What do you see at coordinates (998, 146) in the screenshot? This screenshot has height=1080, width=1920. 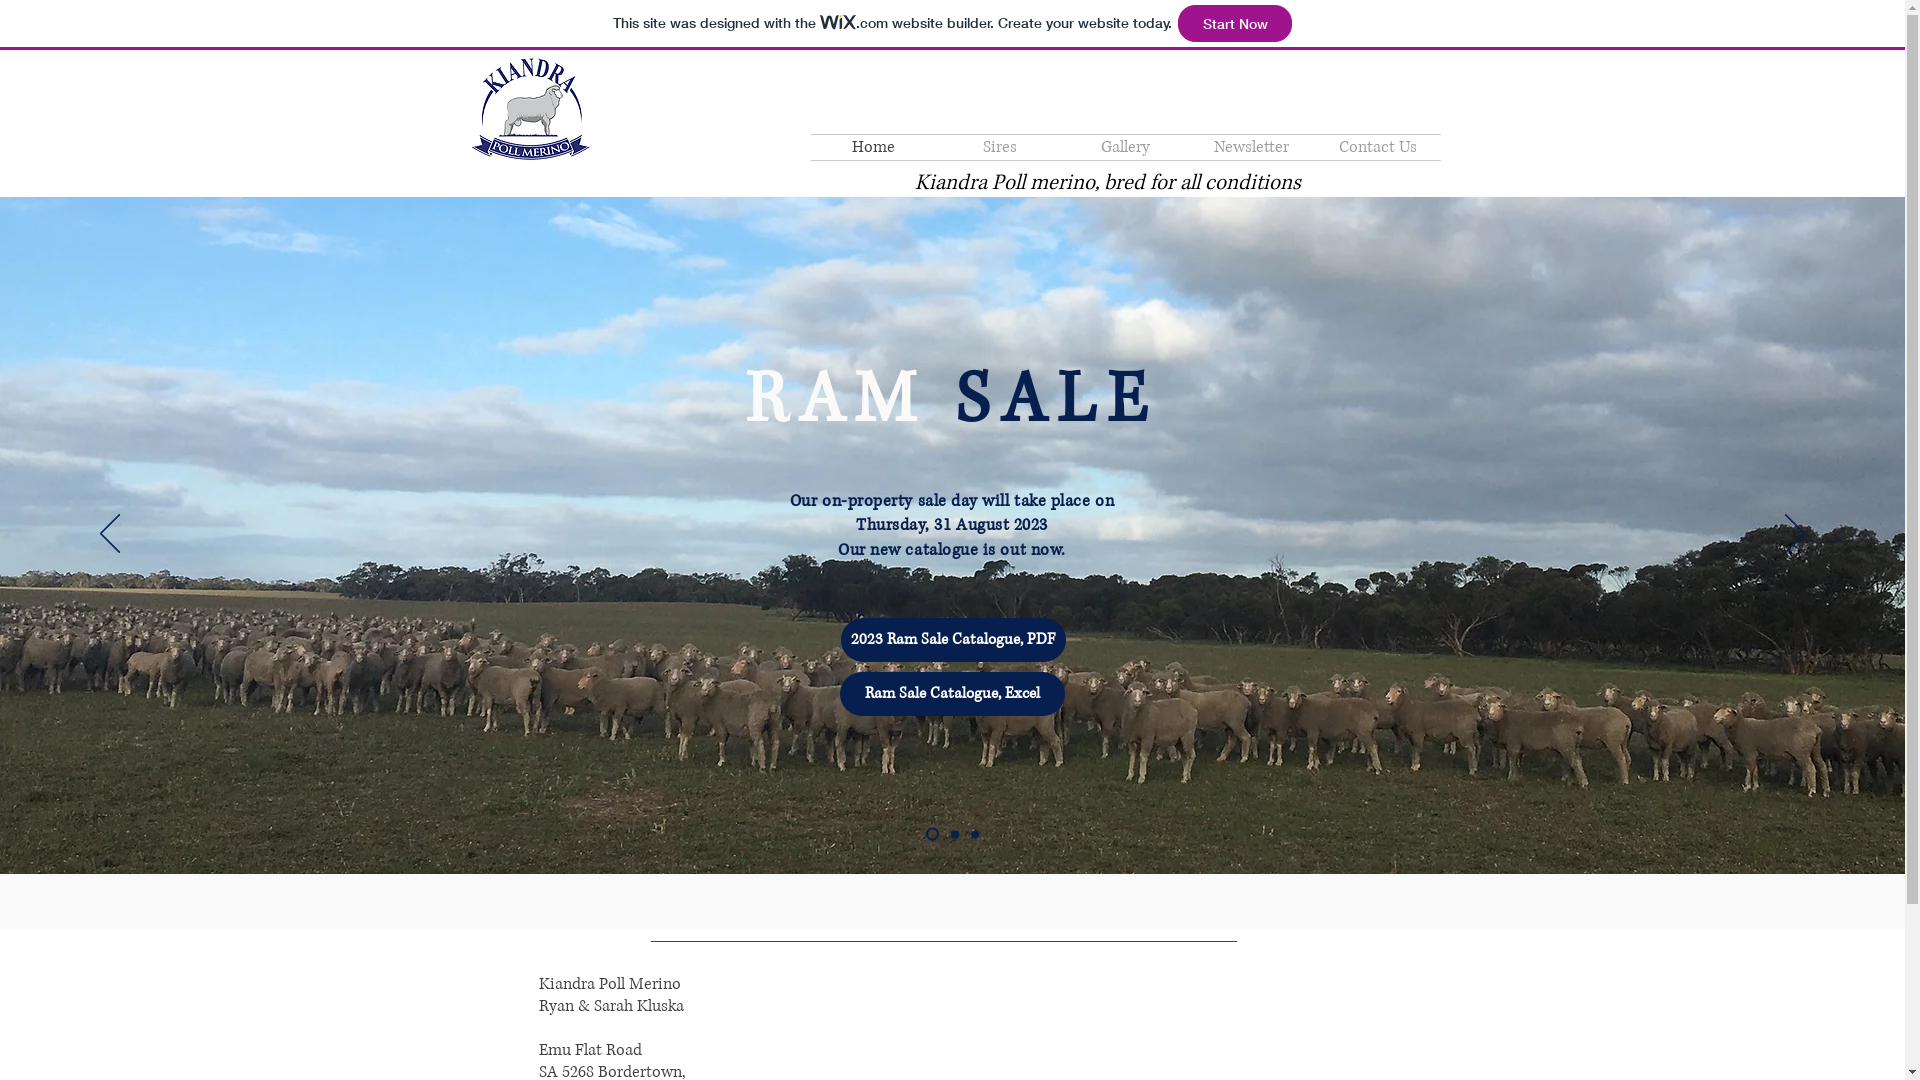 I see `'Sires'` at bounding box center [998, 146].